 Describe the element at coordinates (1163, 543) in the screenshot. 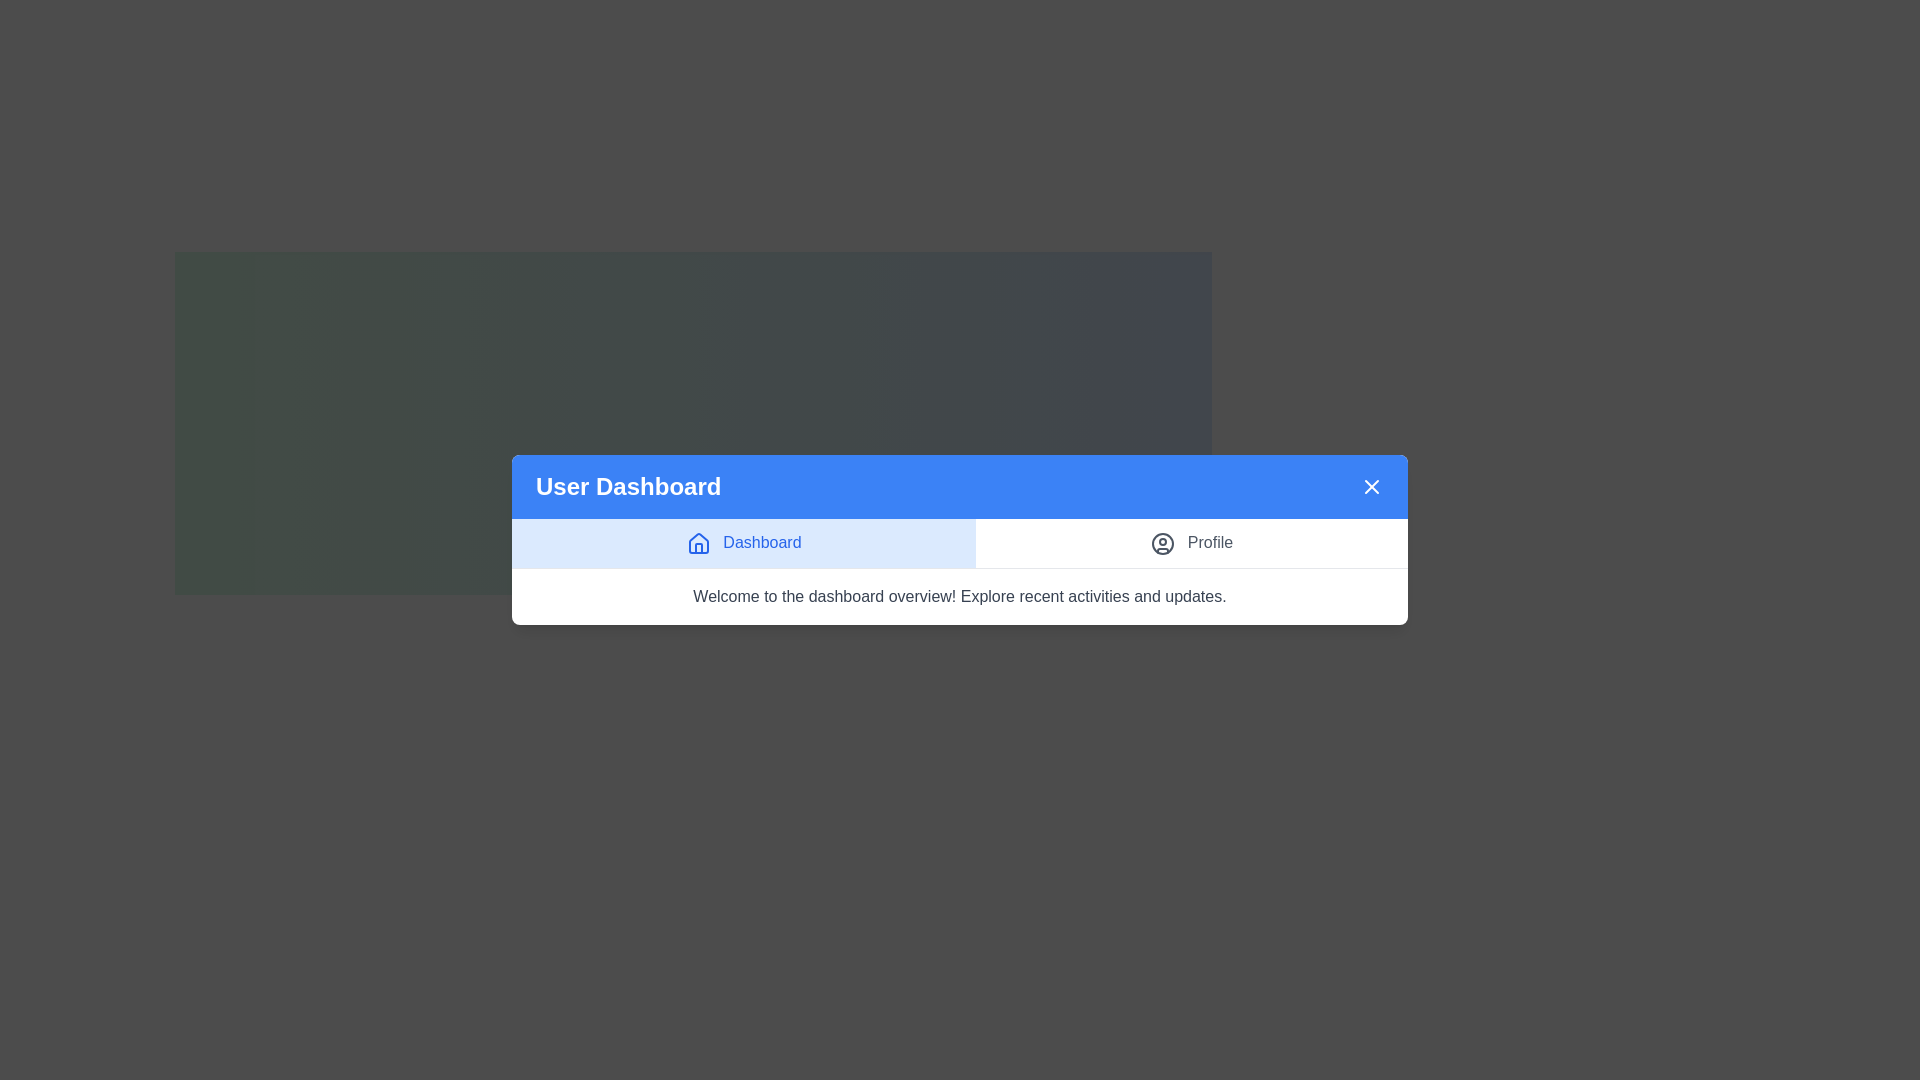

I see `the SVG Circle that serves as a decorative element for the user icon, located next to the 'Profile' button in the navigation bar of the dashboard` at that location.